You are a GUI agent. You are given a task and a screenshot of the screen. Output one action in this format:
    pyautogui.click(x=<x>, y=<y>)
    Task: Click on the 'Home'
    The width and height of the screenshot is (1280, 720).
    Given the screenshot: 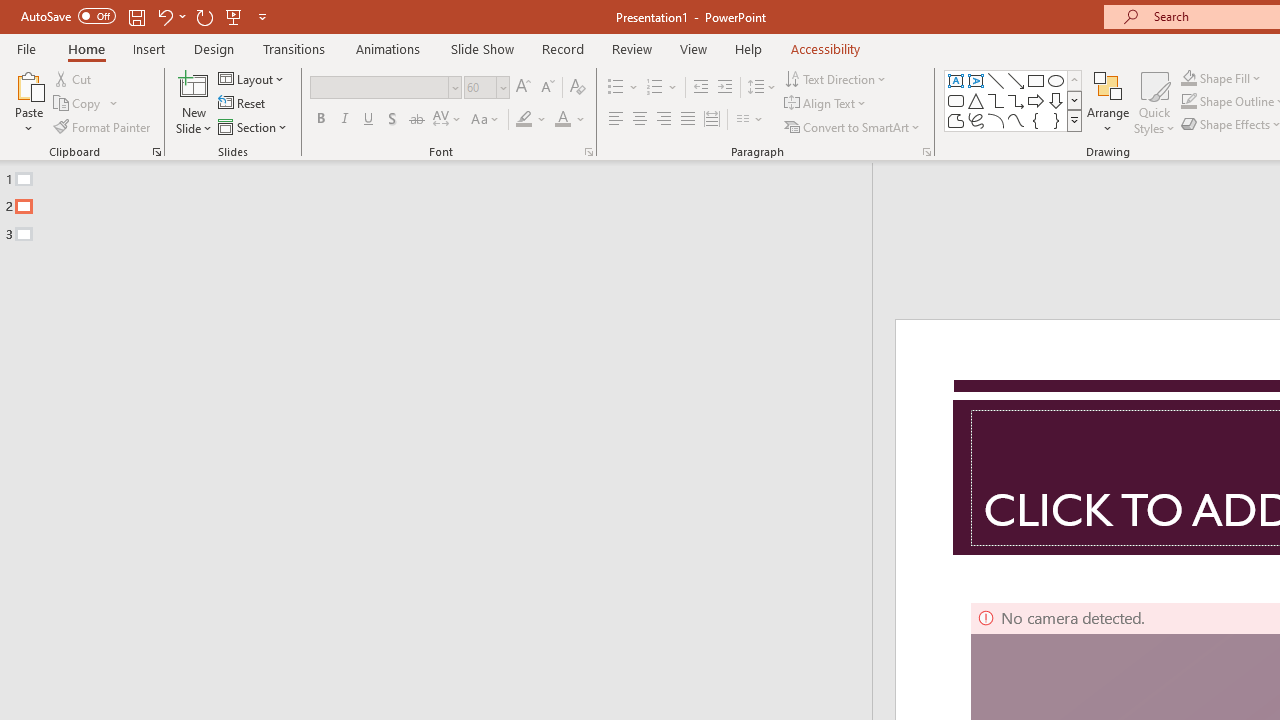 What is the action you would take?
    pyautogui.click(x=85, y=48)
    